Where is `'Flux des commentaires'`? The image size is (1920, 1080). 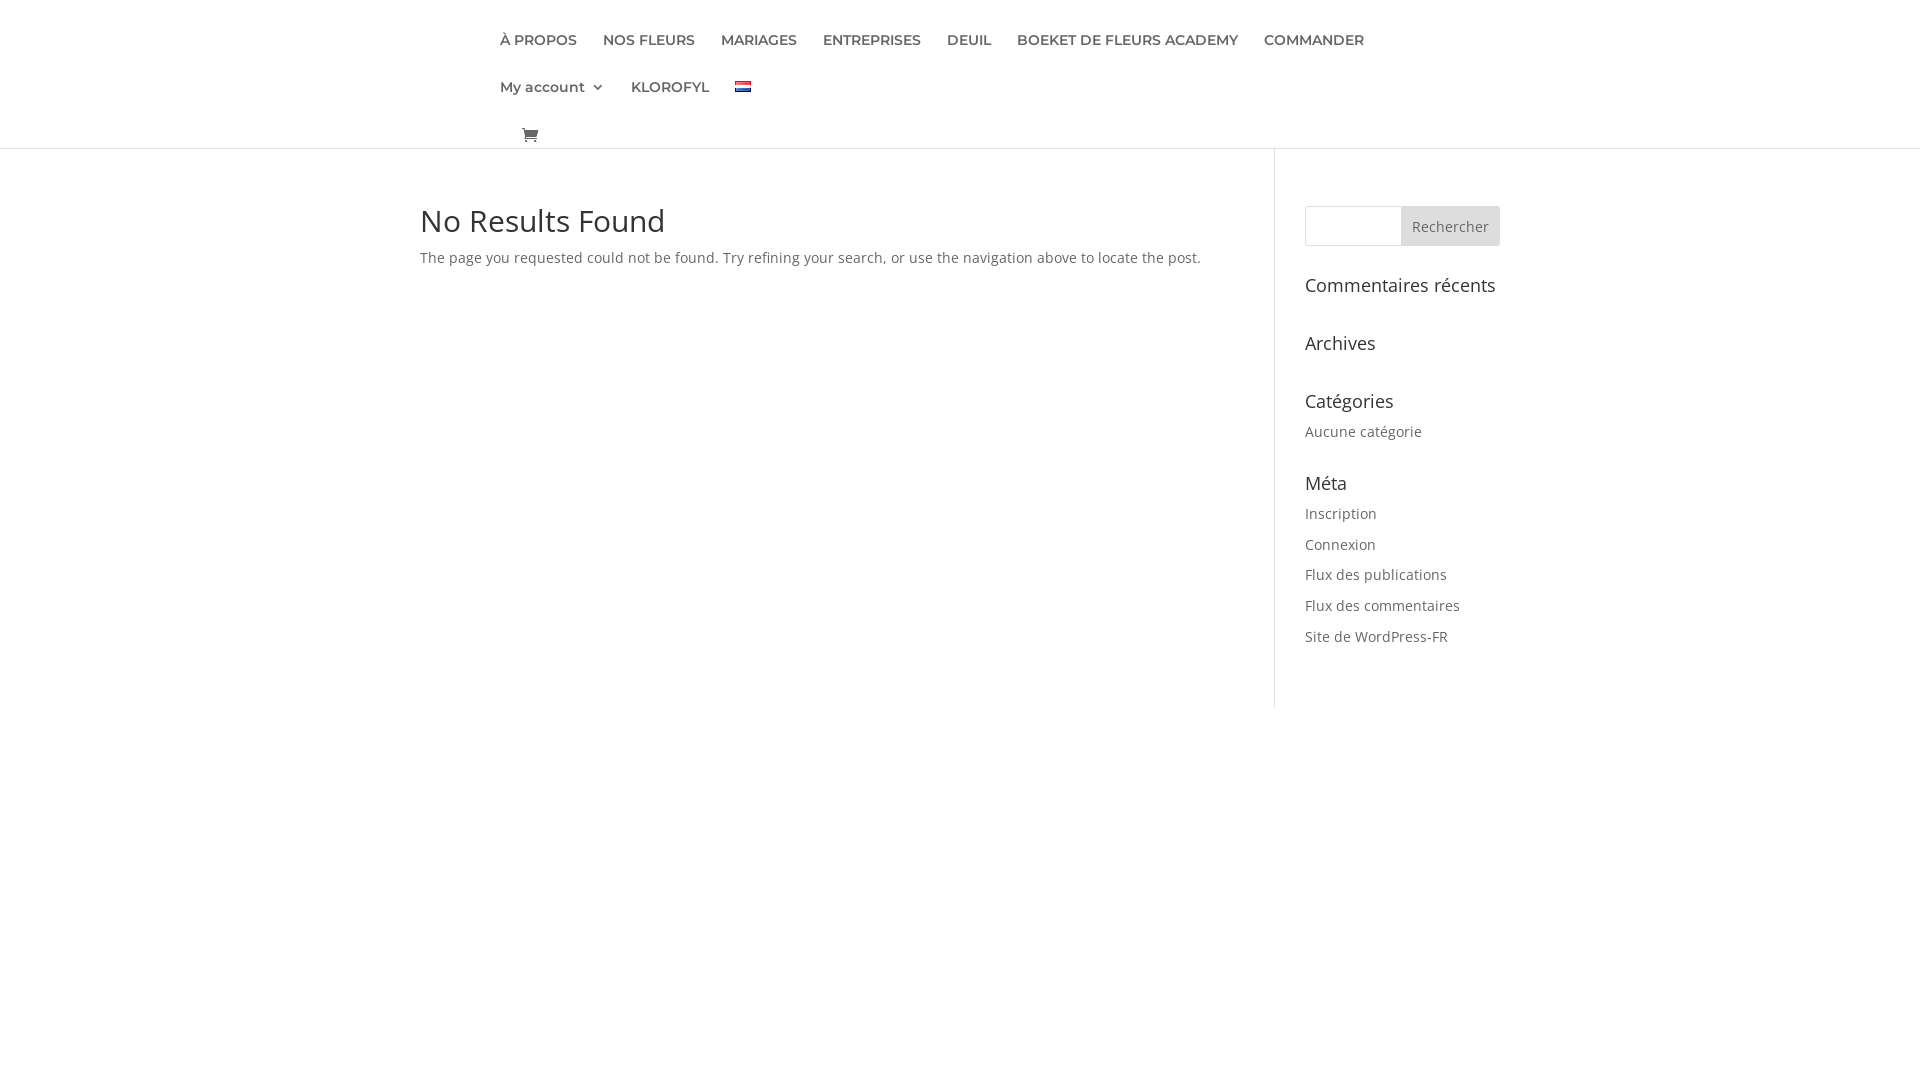 'Flux des commentaires' is located at coordinates (1305, 604).